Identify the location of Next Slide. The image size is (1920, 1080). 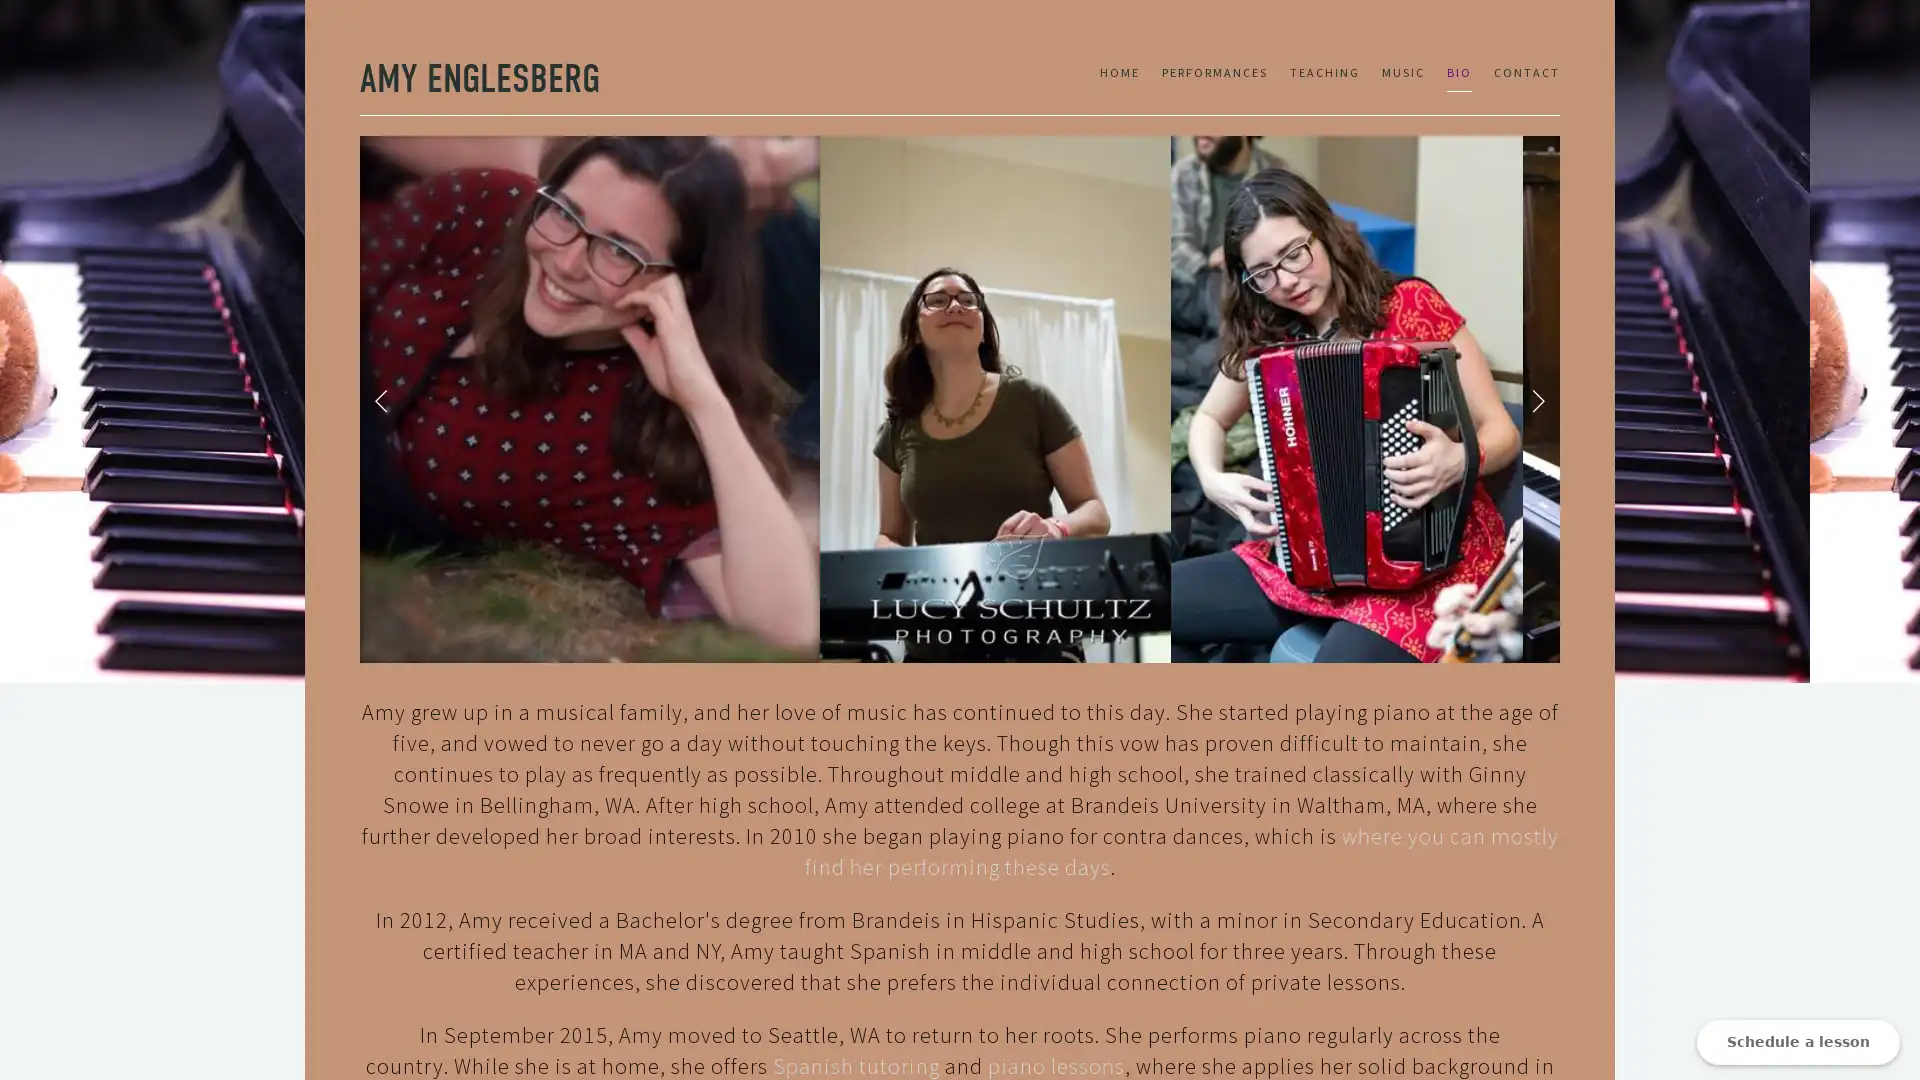
(1536, 398).